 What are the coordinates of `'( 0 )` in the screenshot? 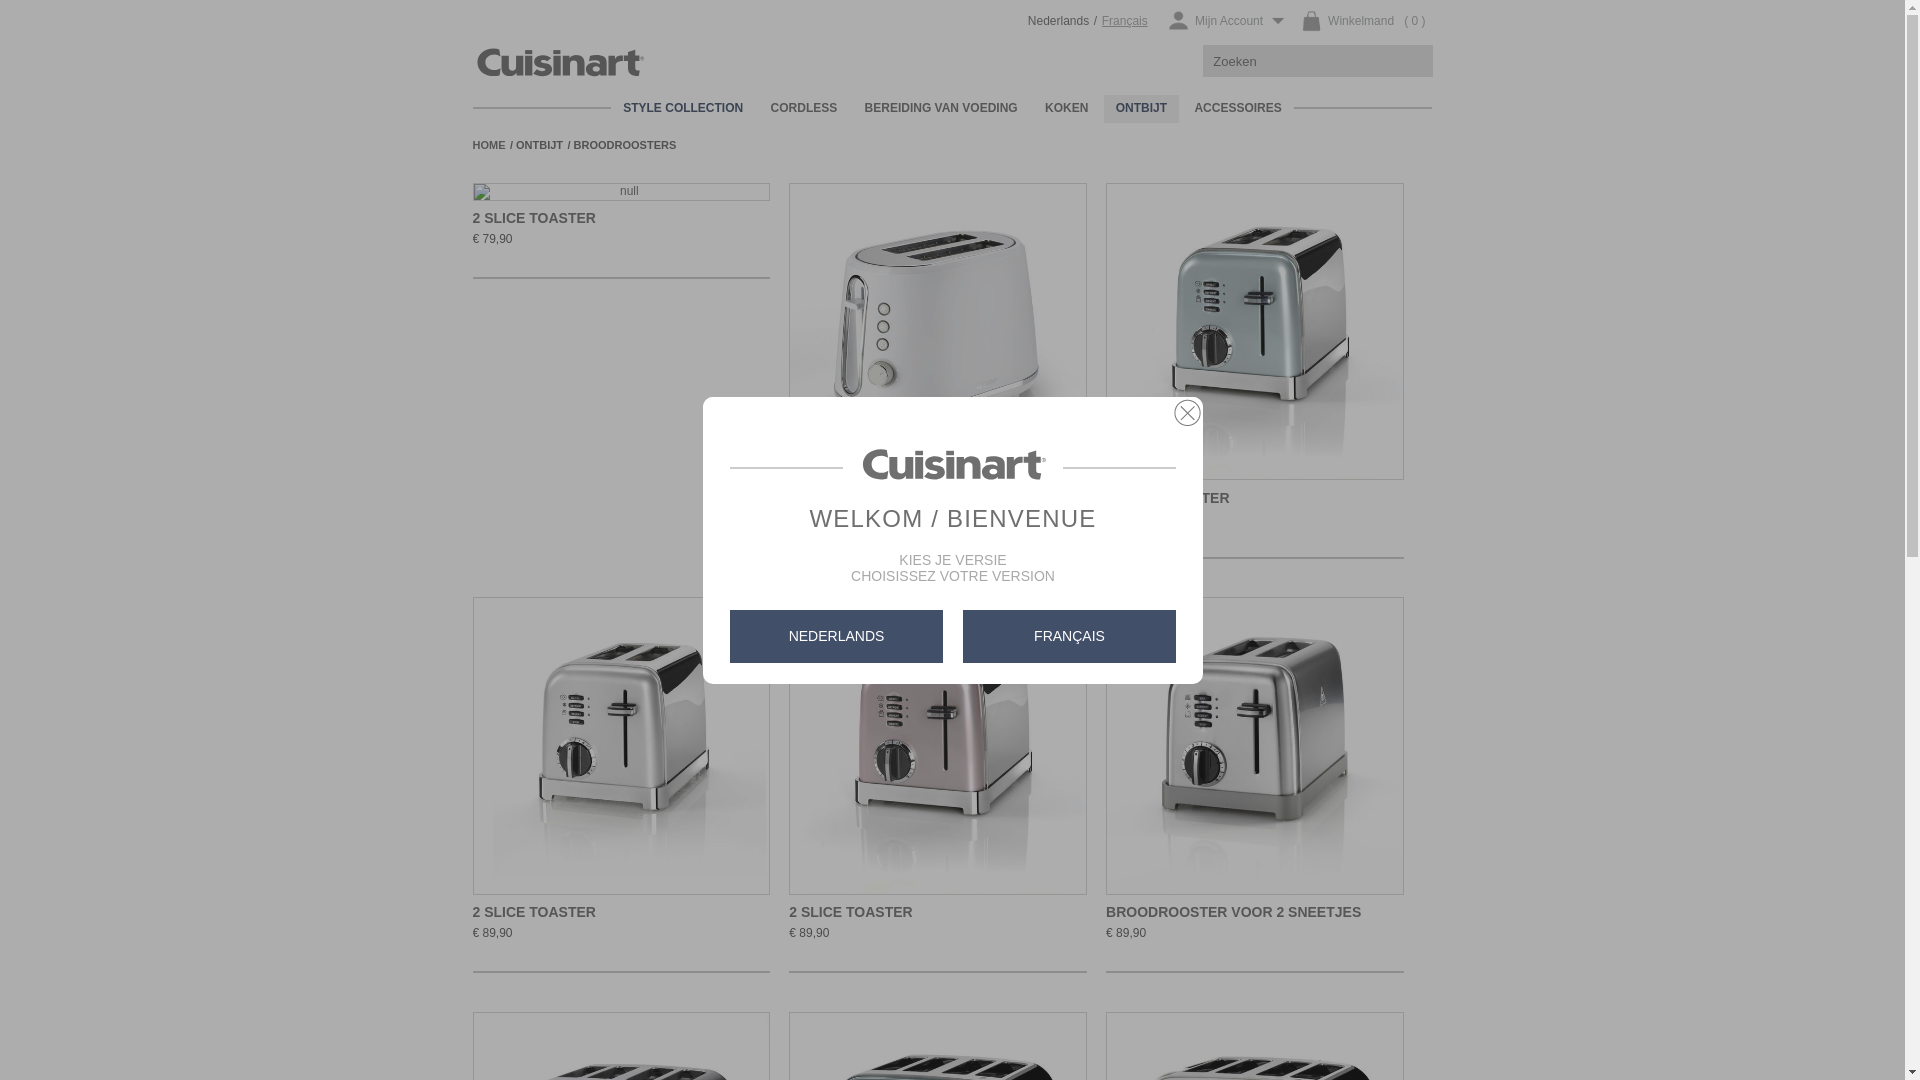 It's located at (1361, 22).